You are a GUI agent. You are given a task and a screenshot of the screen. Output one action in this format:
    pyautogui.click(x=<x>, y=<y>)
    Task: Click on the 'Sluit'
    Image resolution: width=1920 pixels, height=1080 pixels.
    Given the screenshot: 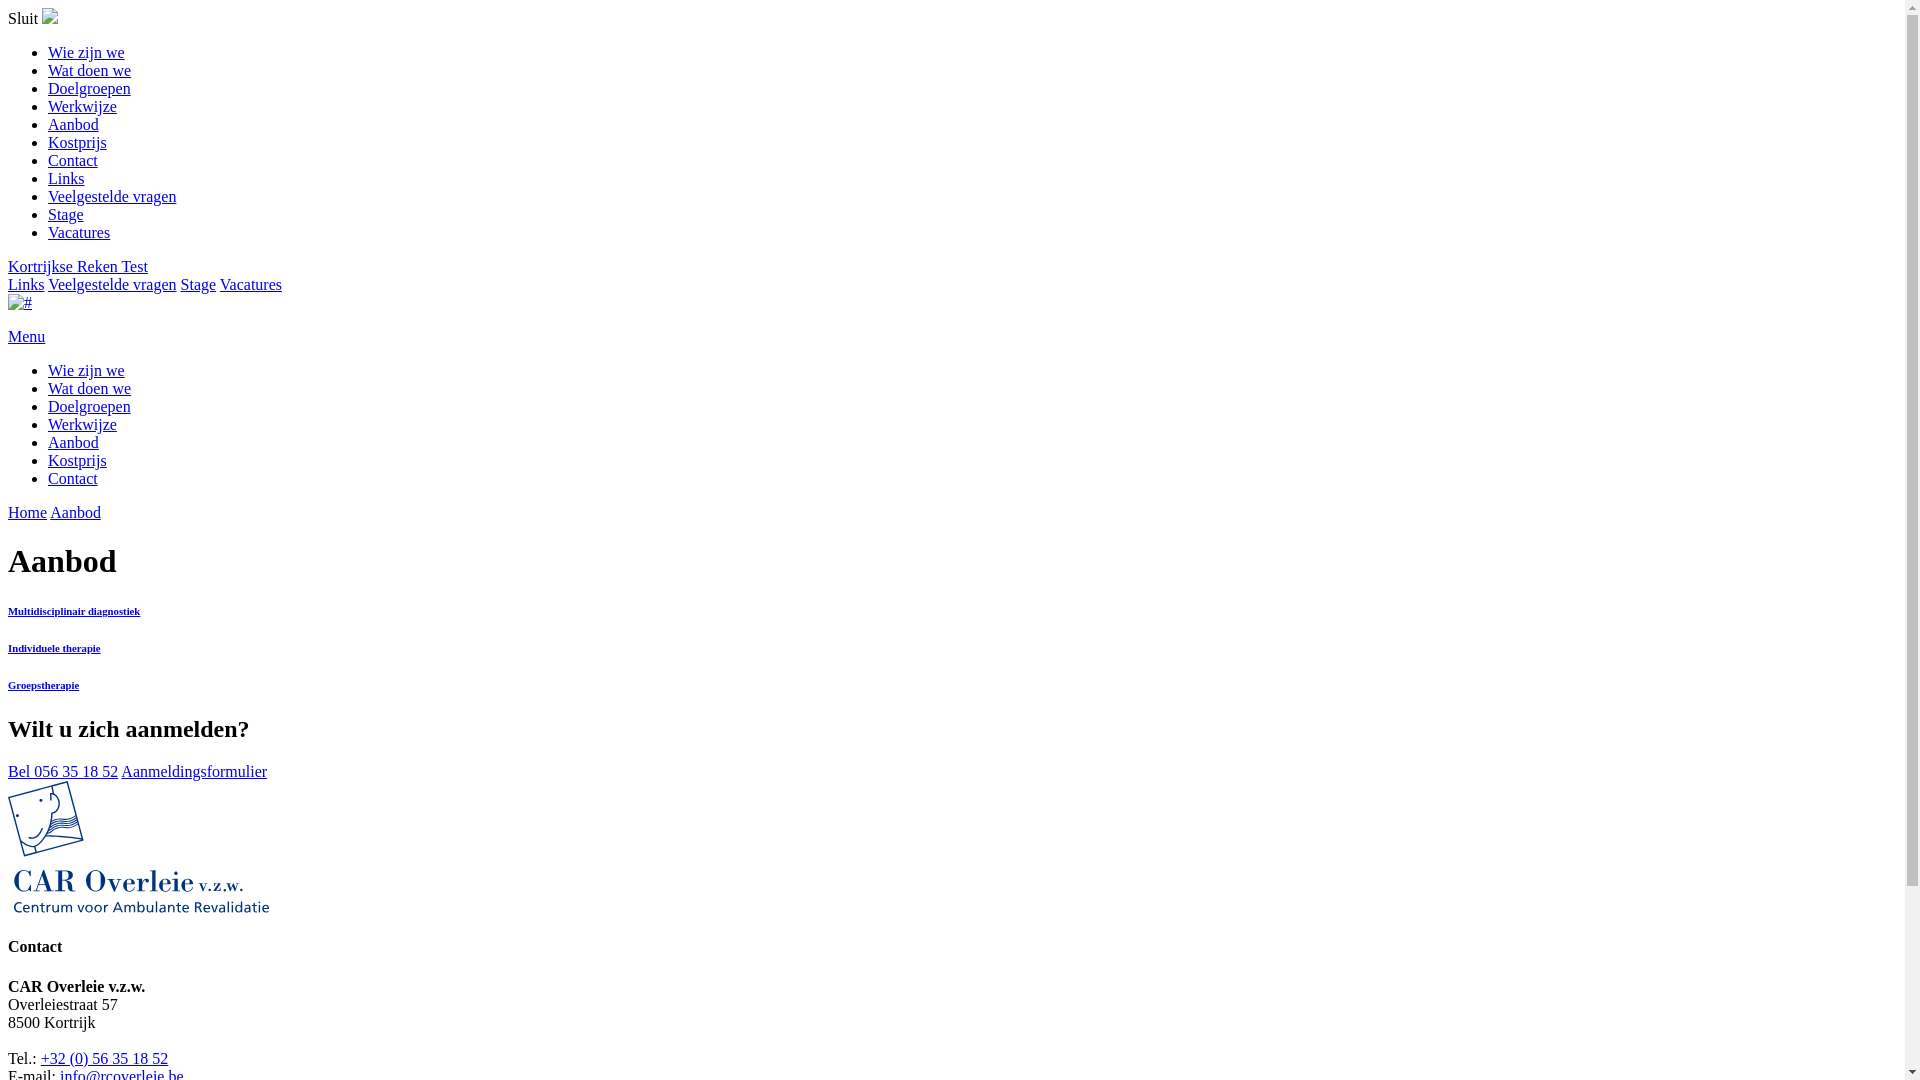 What is the action you would take?
    pyautogui.click(x=24, y=18)
    